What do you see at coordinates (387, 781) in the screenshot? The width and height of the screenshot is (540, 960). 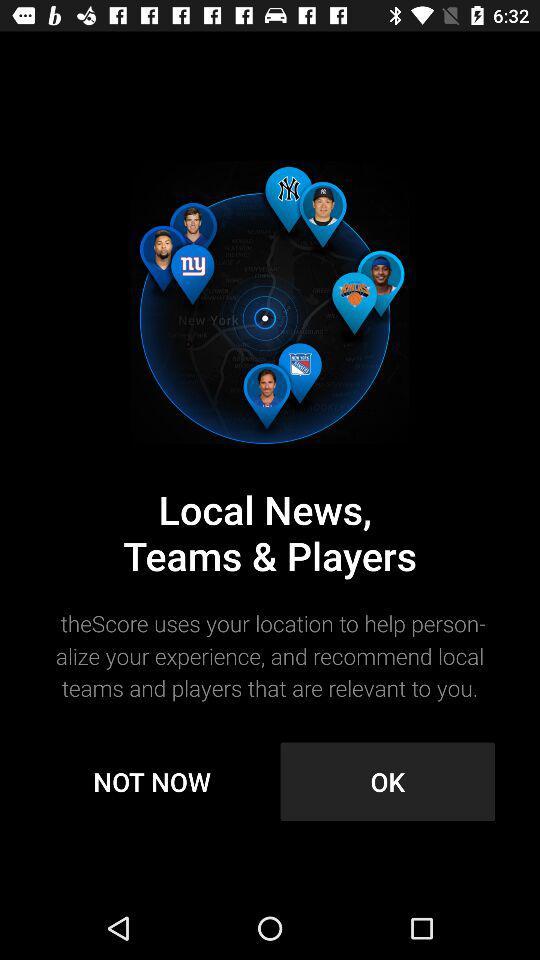 I see `the item next to not now` at bounding box center [387, 781].